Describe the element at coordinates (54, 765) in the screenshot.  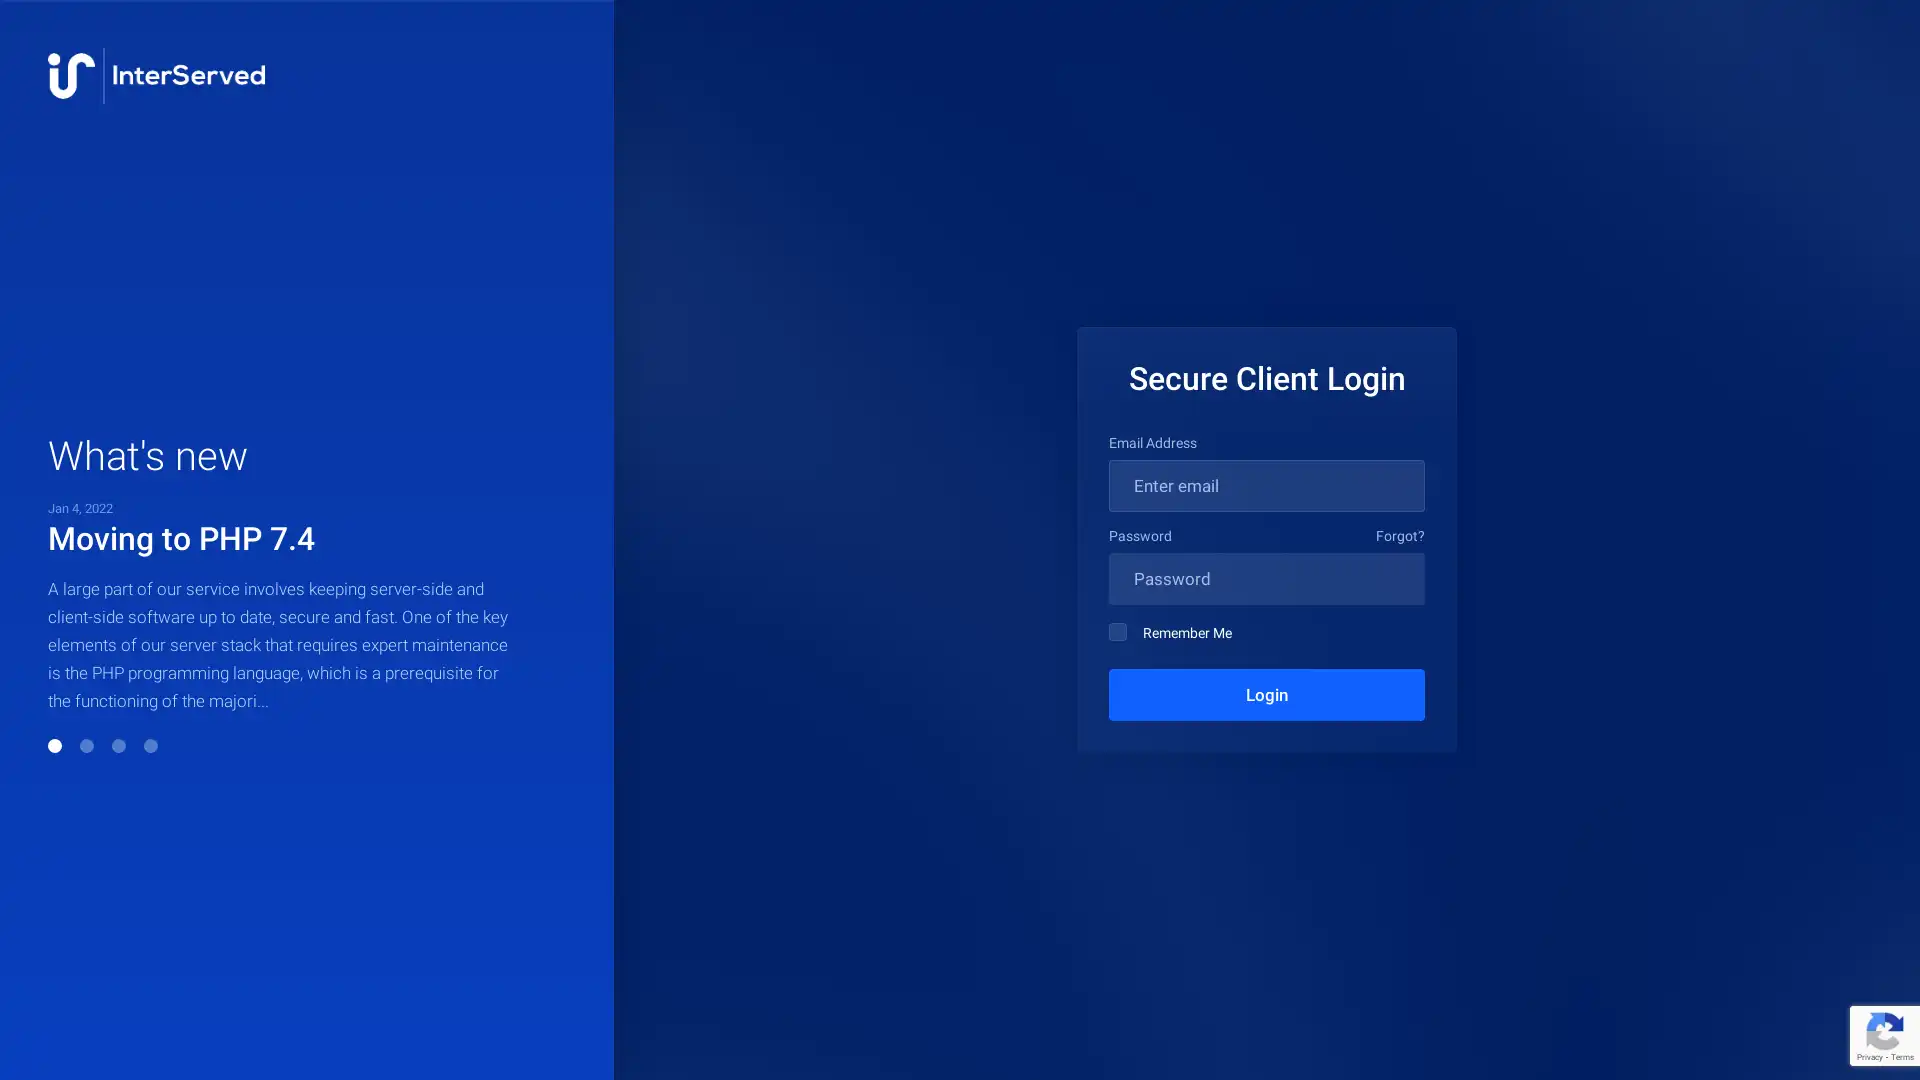
I see `Go to slide 1` at that location.